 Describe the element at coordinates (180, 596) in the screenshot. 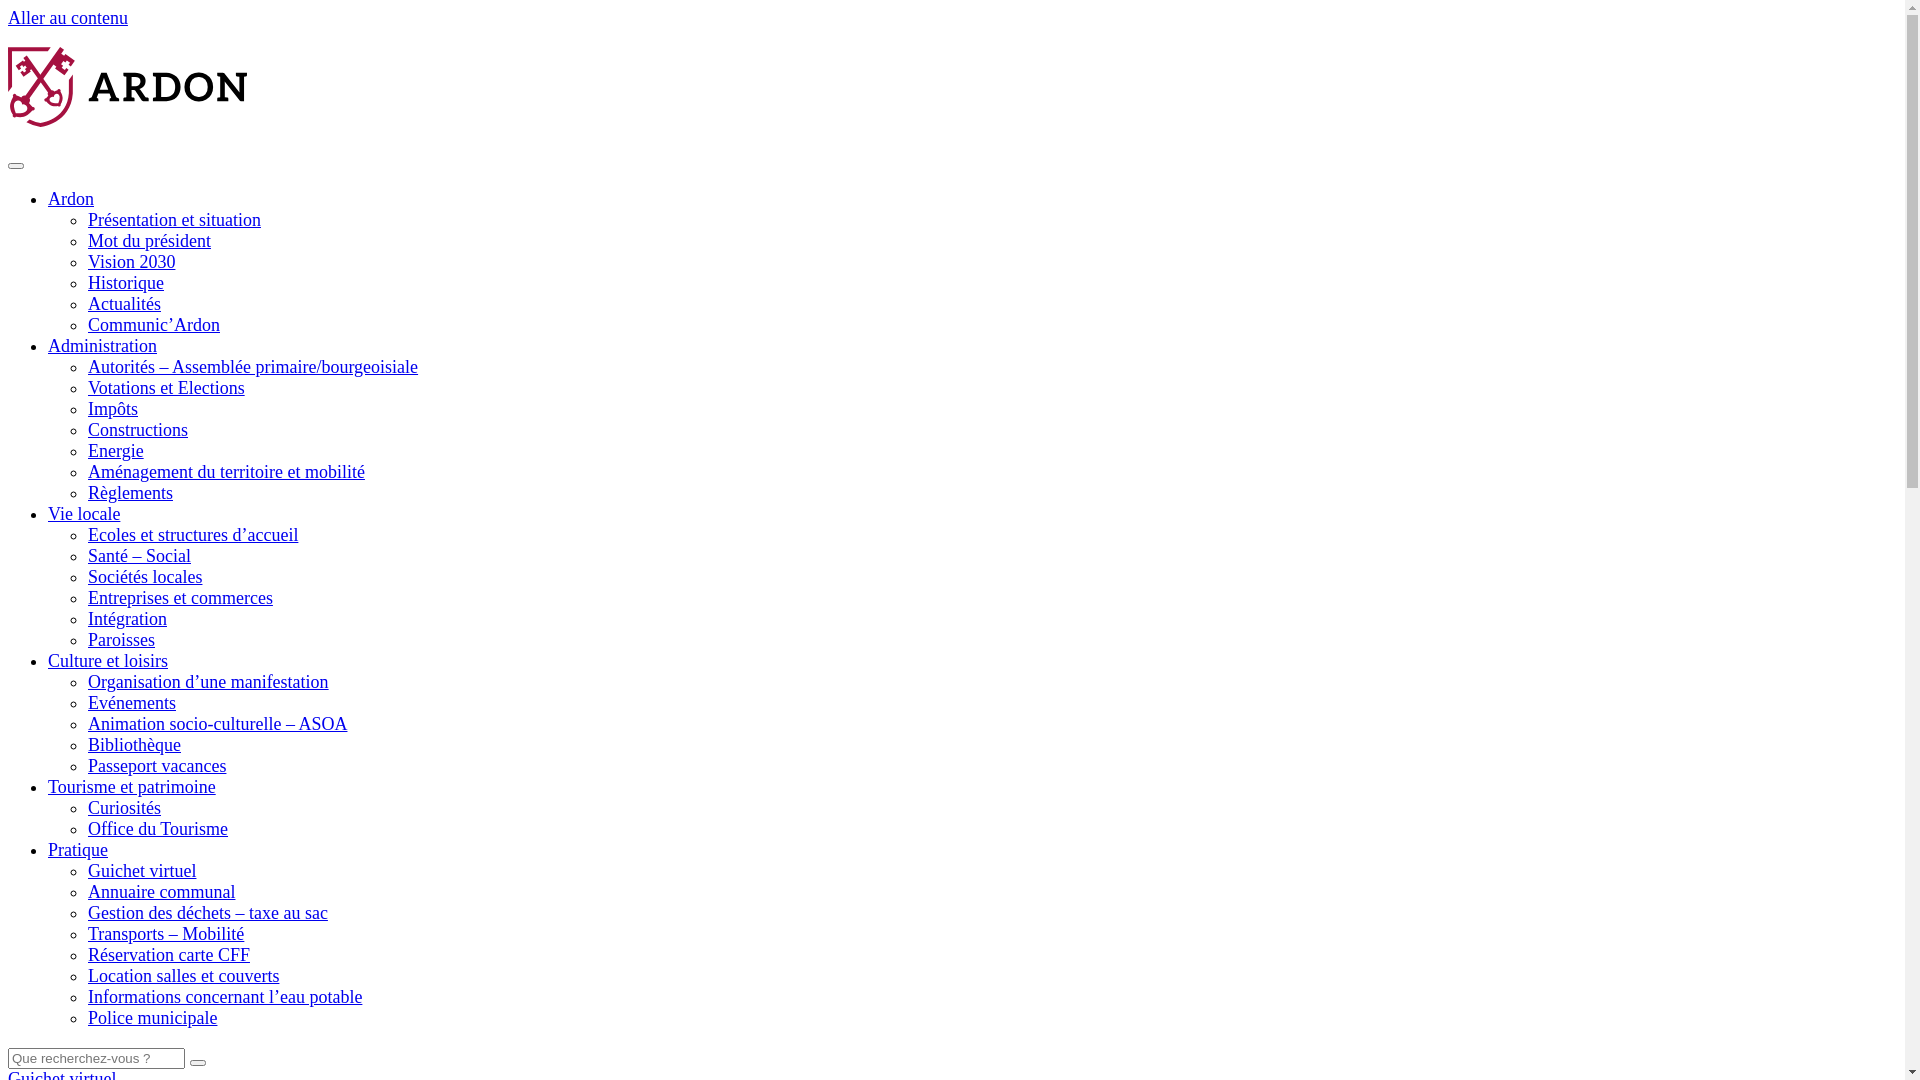

I see `'Entreprises et commerces'` at that location.